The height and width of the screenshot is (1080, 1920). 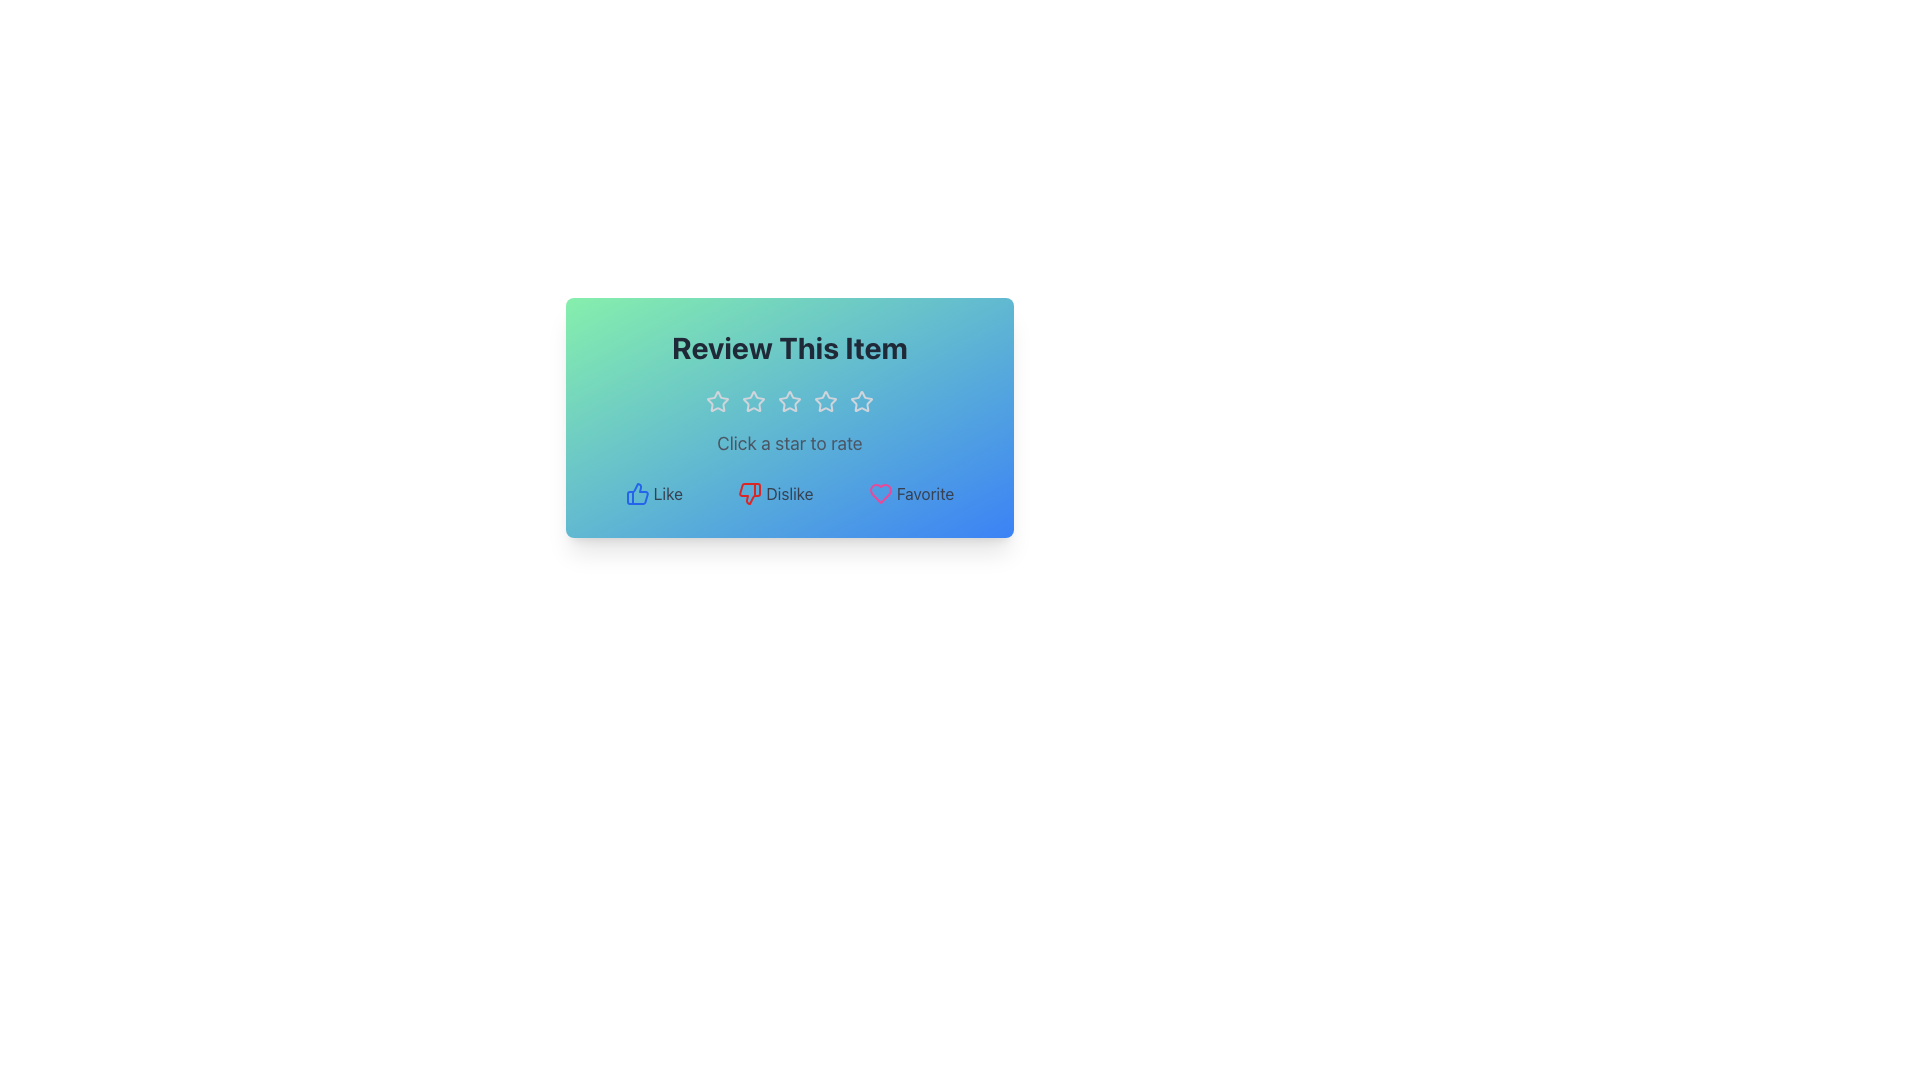 I want to click on text label indicating the 'like' action, which is positioned underneath the heading 'Review This Item', to the left of the 'Dislike' label and immediately to the right of the thumbs-up icon, so click(x=668, y=493).